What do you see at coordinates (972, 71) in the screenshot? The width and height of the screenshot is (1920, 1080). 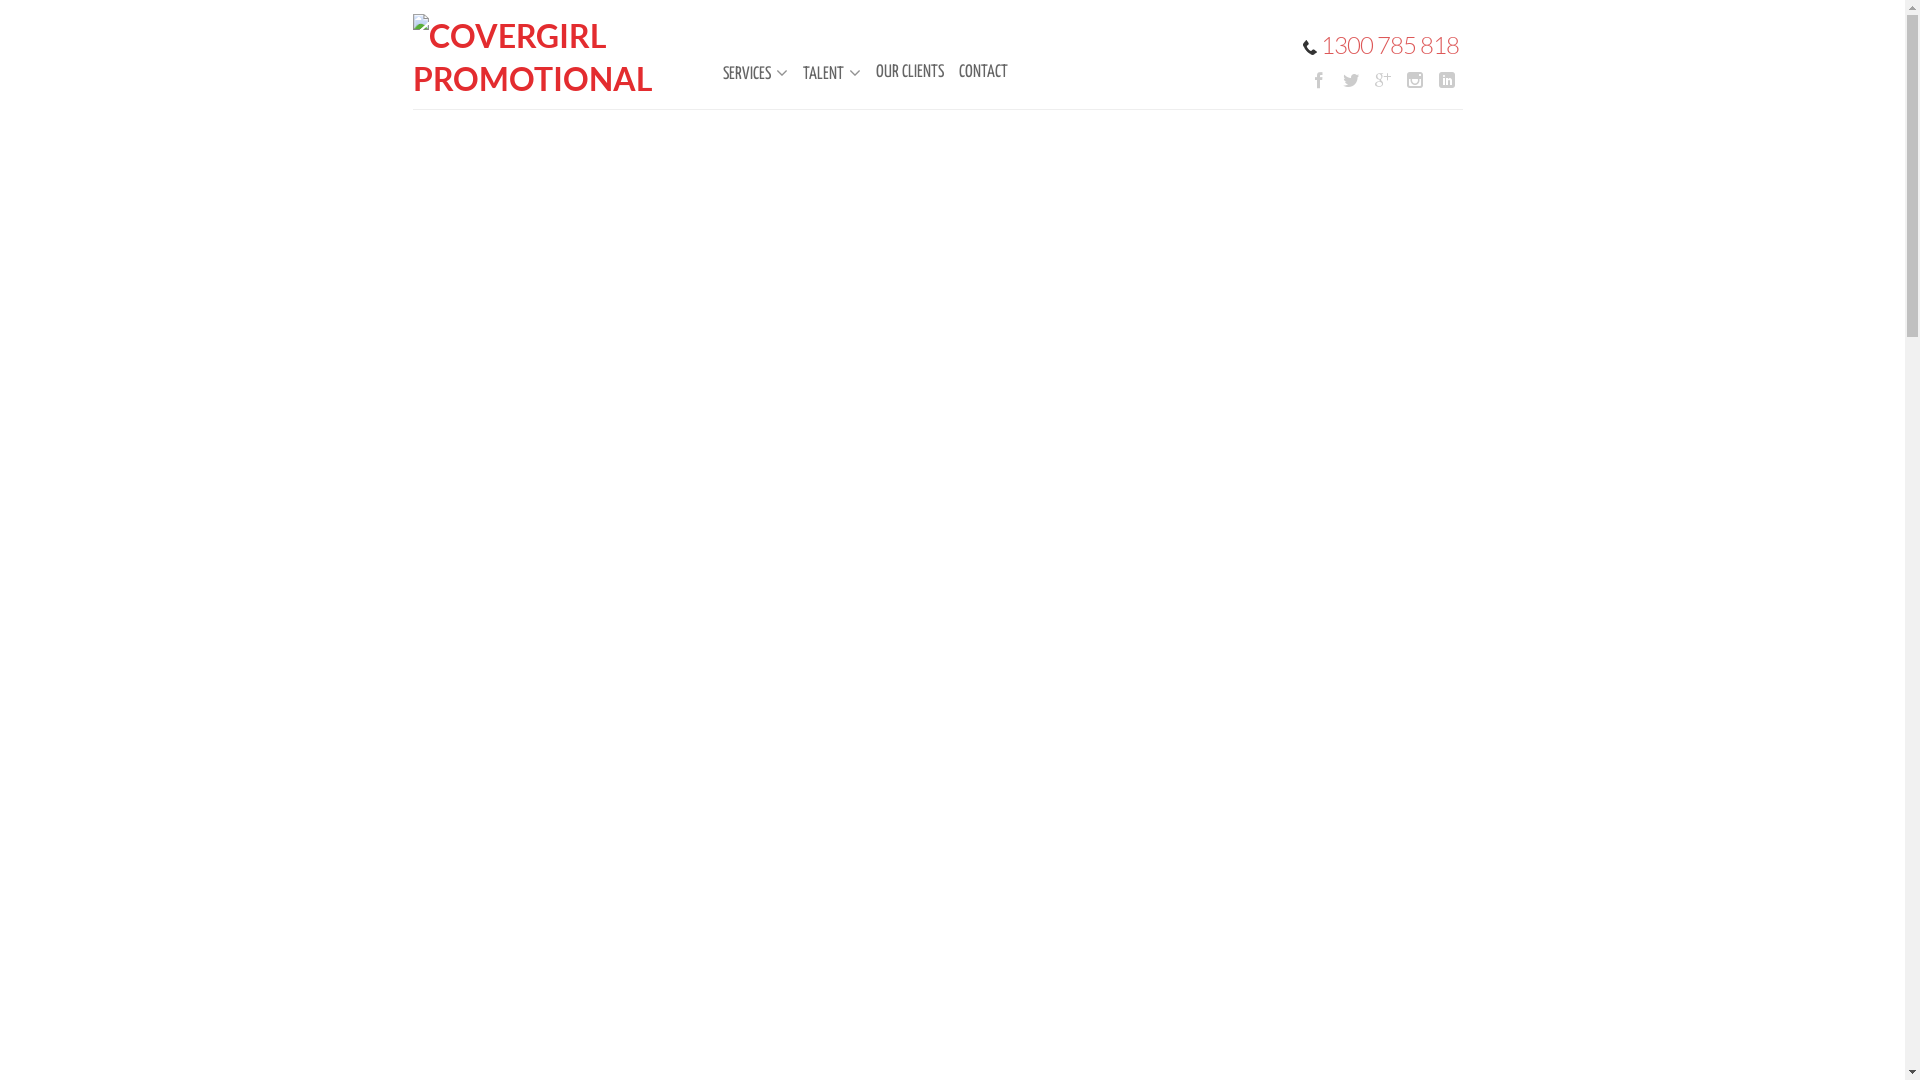 I see `'CONTACT'` at bounding box center [972, 71].